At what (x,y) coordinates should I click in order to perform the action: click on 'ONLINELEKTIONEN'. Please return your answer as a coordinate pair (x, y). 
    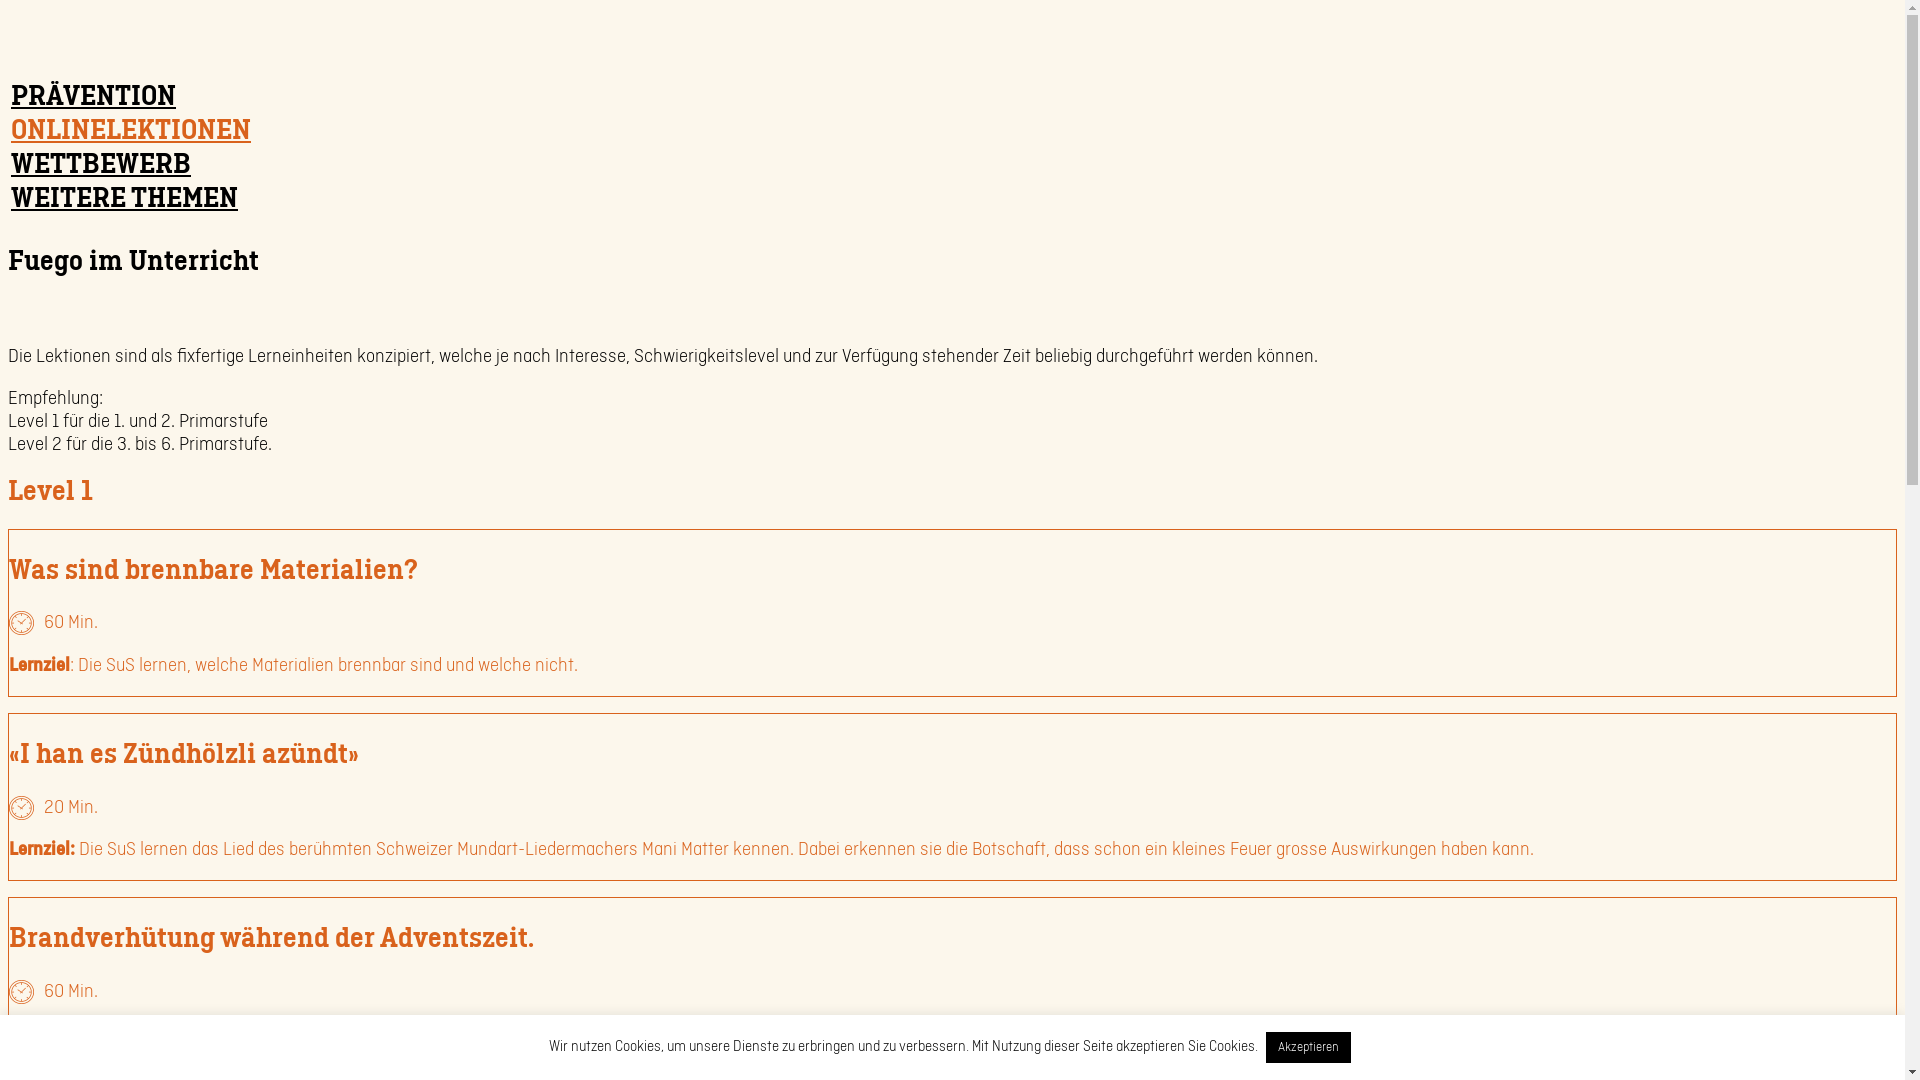
    Looking at the image, I should click on (129, 129).